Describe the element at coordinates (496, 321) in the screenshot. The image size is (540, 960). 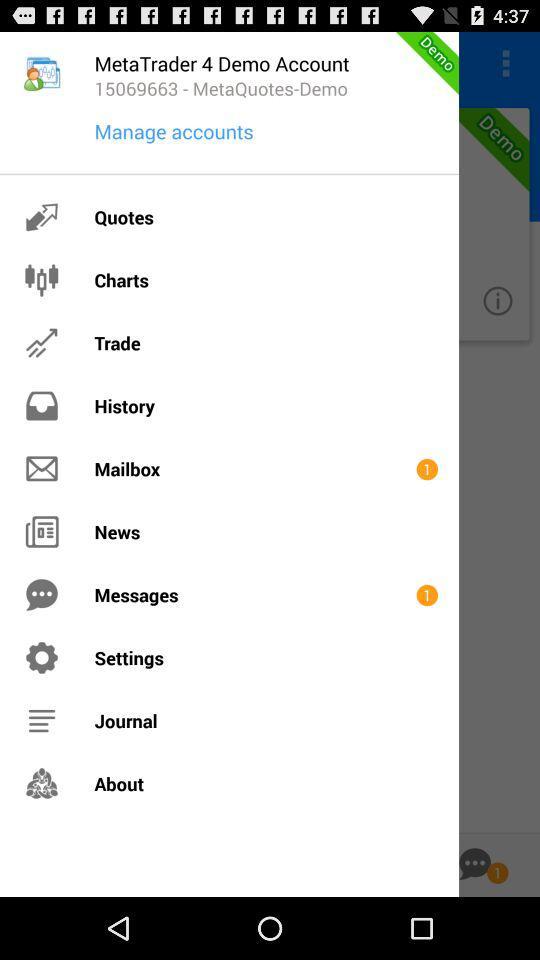
I see `the info icon` at that location.